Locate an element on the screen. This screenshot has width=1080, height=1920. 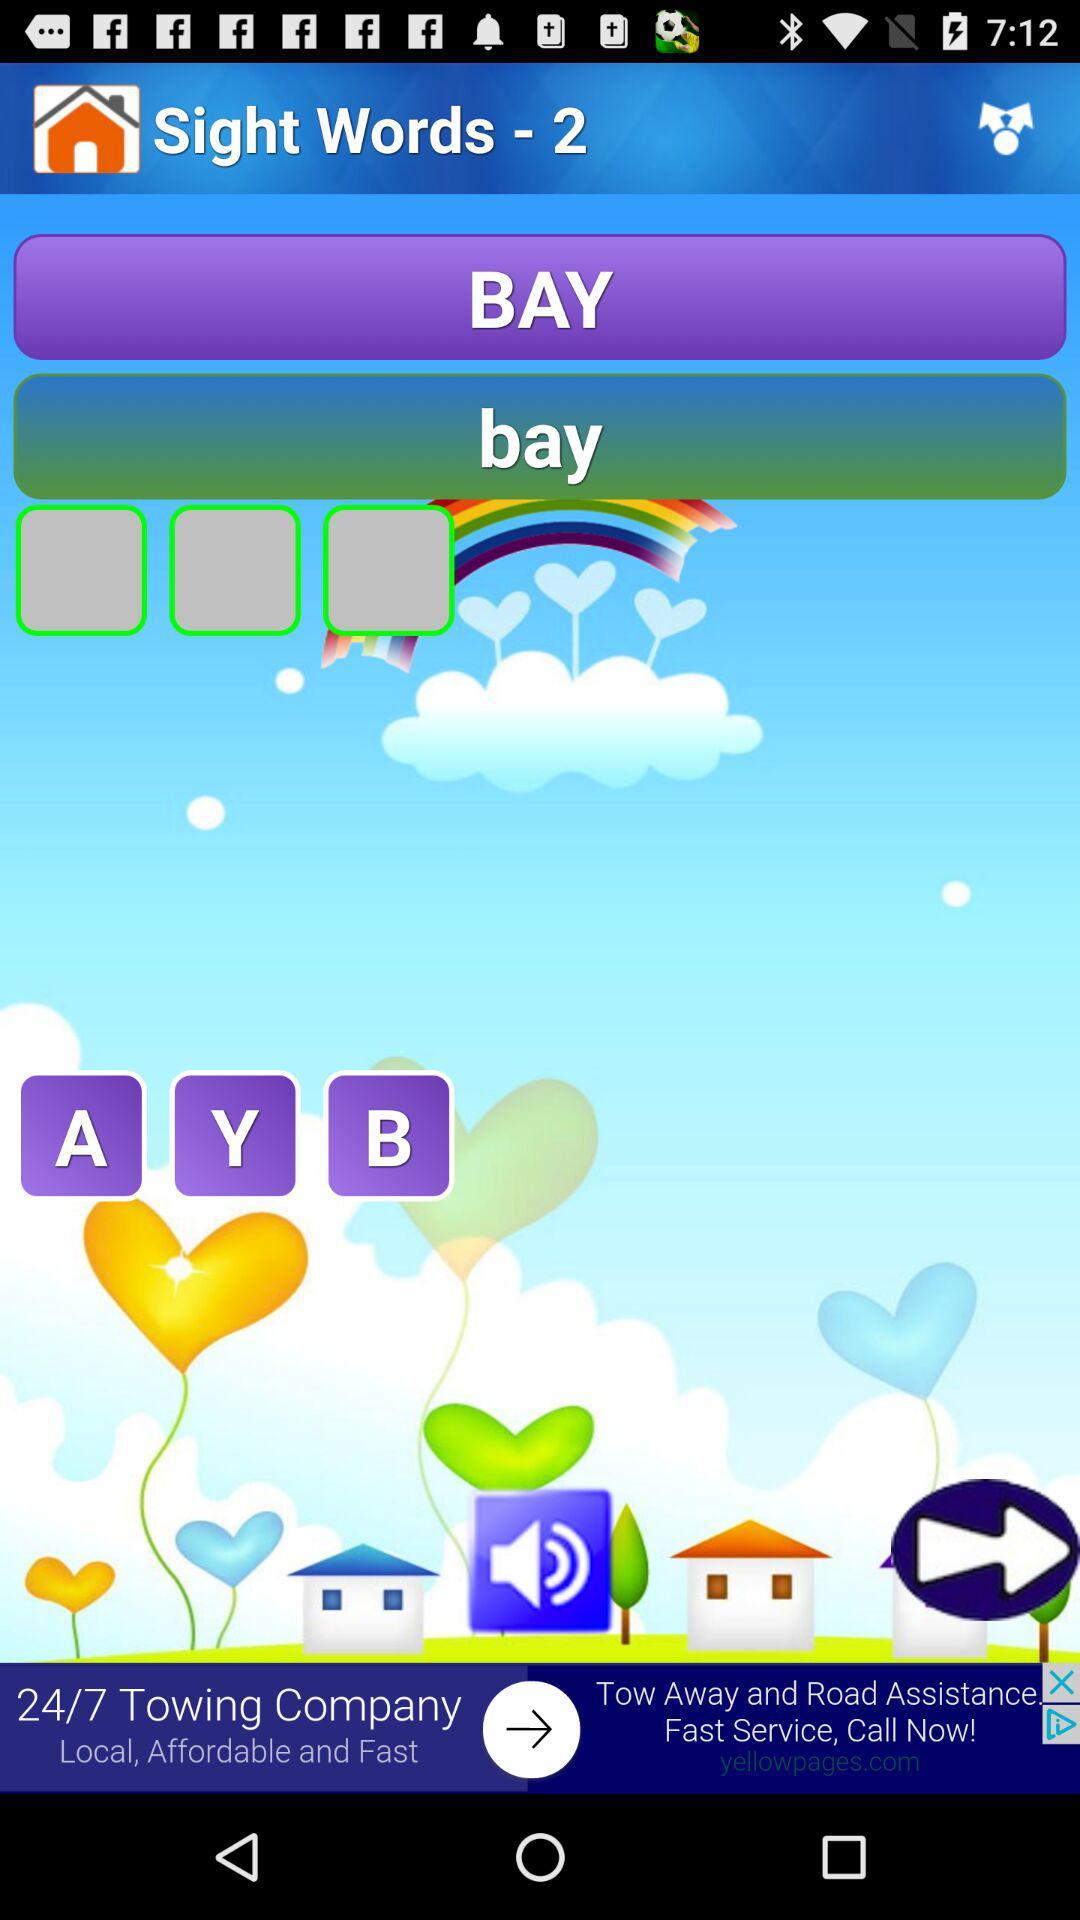
go forward is located at coordinates (984, 1548).